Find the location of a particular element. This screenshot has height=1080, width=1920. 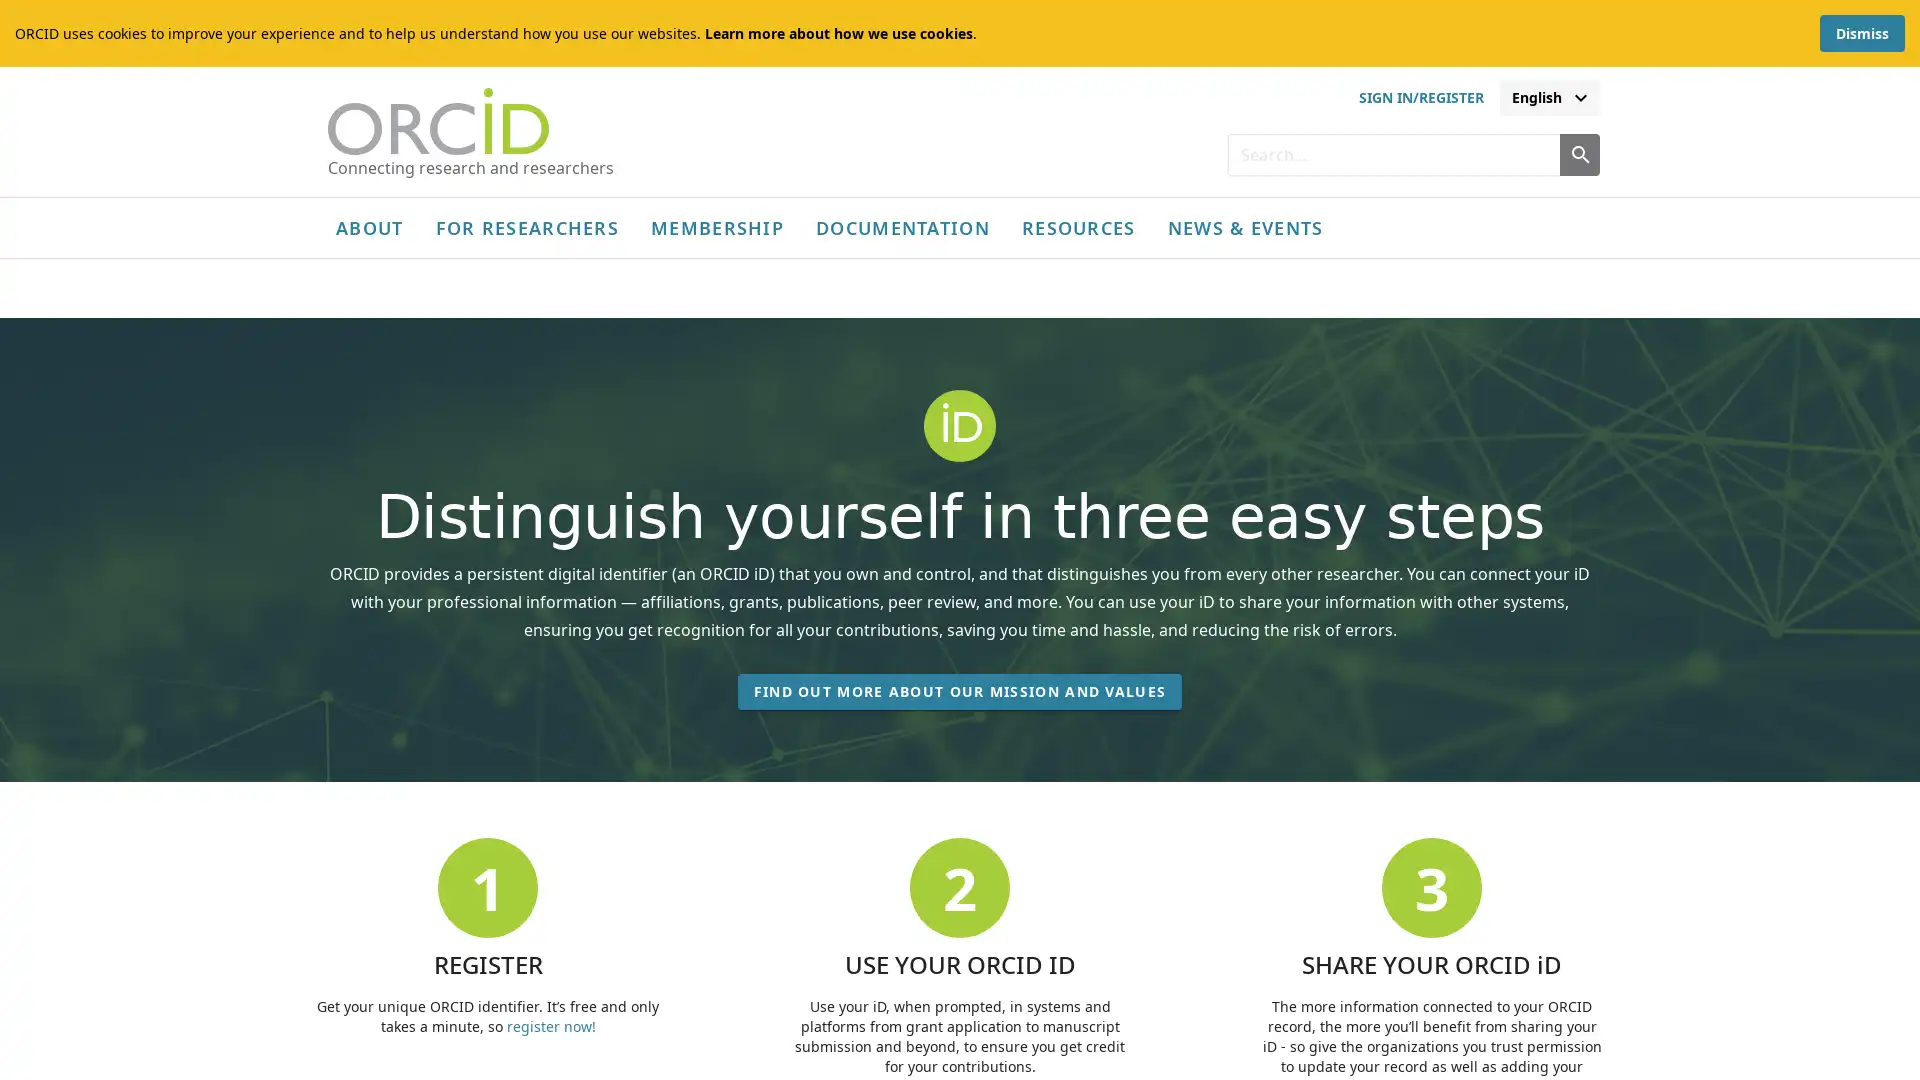

sign in or register is located at coordinates (1419, 97).